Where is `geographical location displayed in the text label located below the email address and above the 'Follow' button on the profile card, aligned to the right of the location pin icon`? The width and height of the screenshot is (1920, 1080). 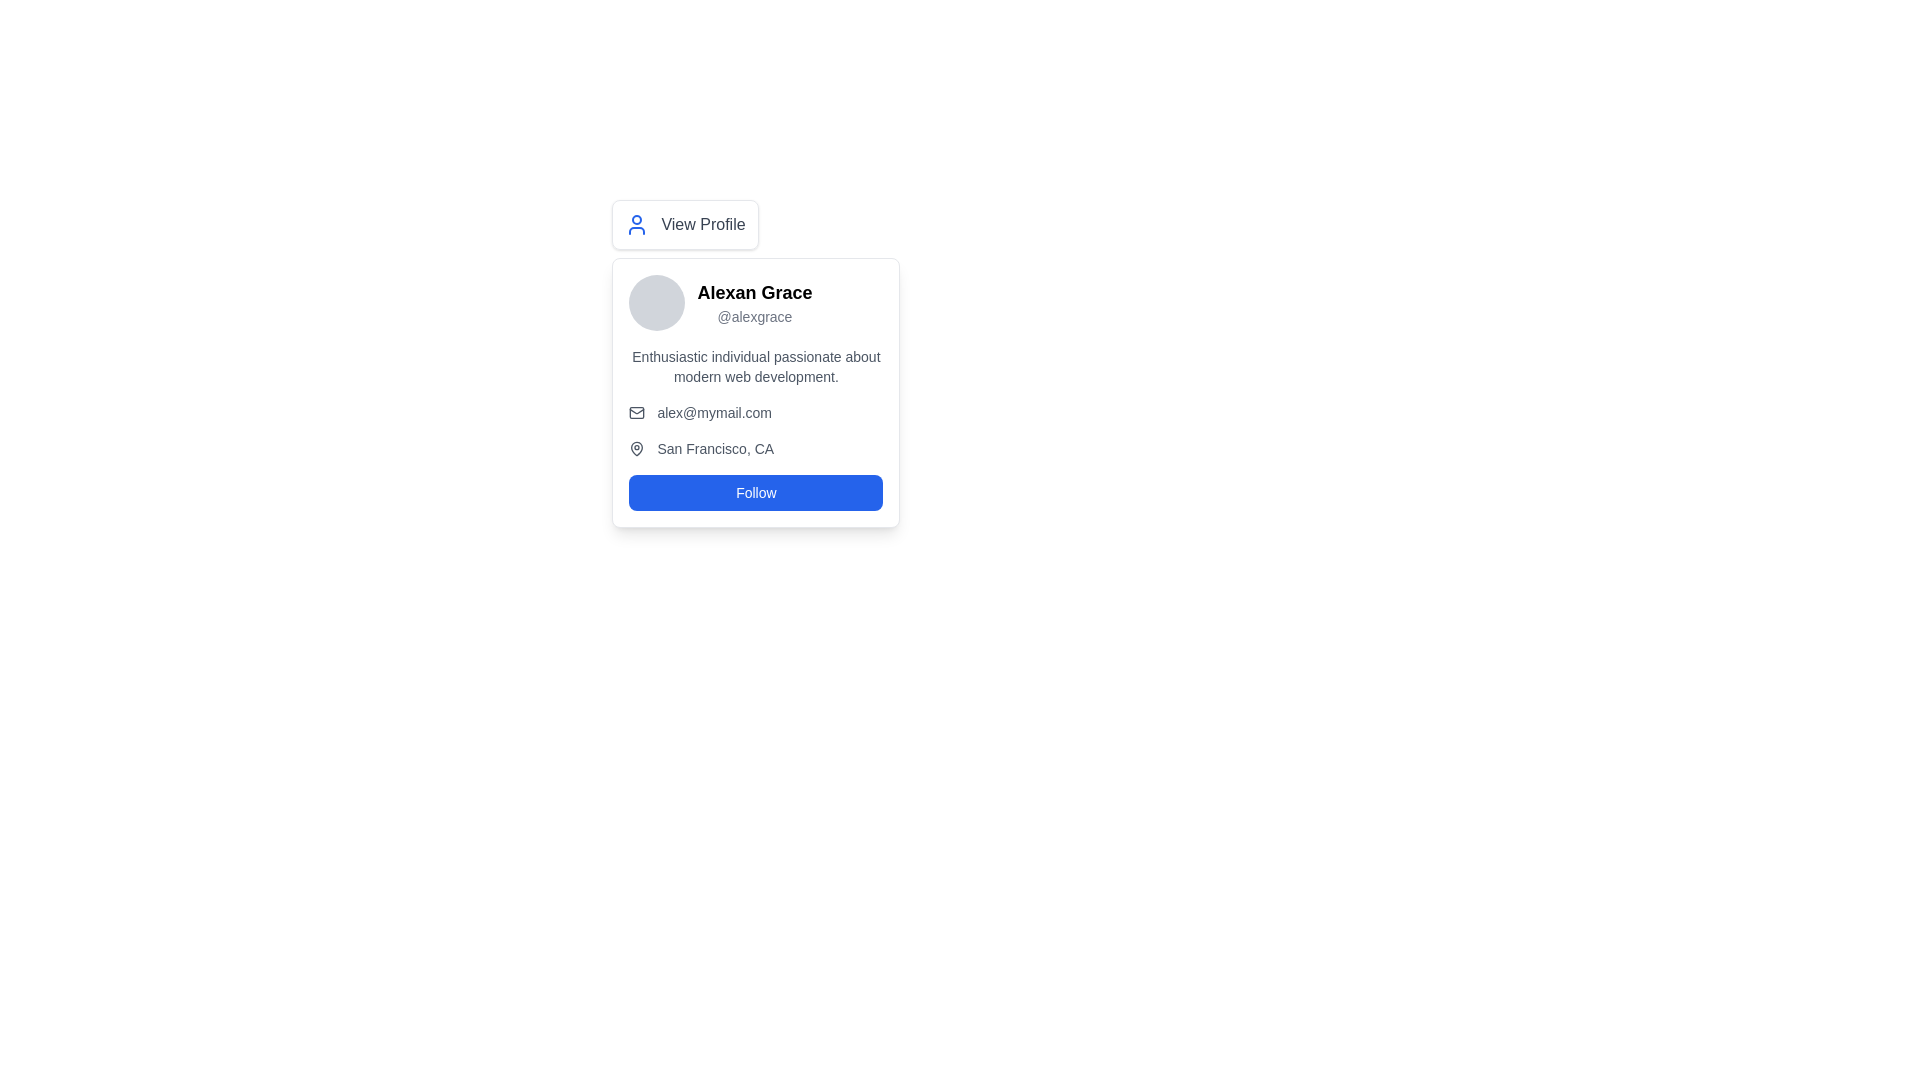
geographical location displayed in the text label located below the email address and above the 'Follow' button on the profile card, aligned to the right of the location pin icon is located at coordinates (715, 447).